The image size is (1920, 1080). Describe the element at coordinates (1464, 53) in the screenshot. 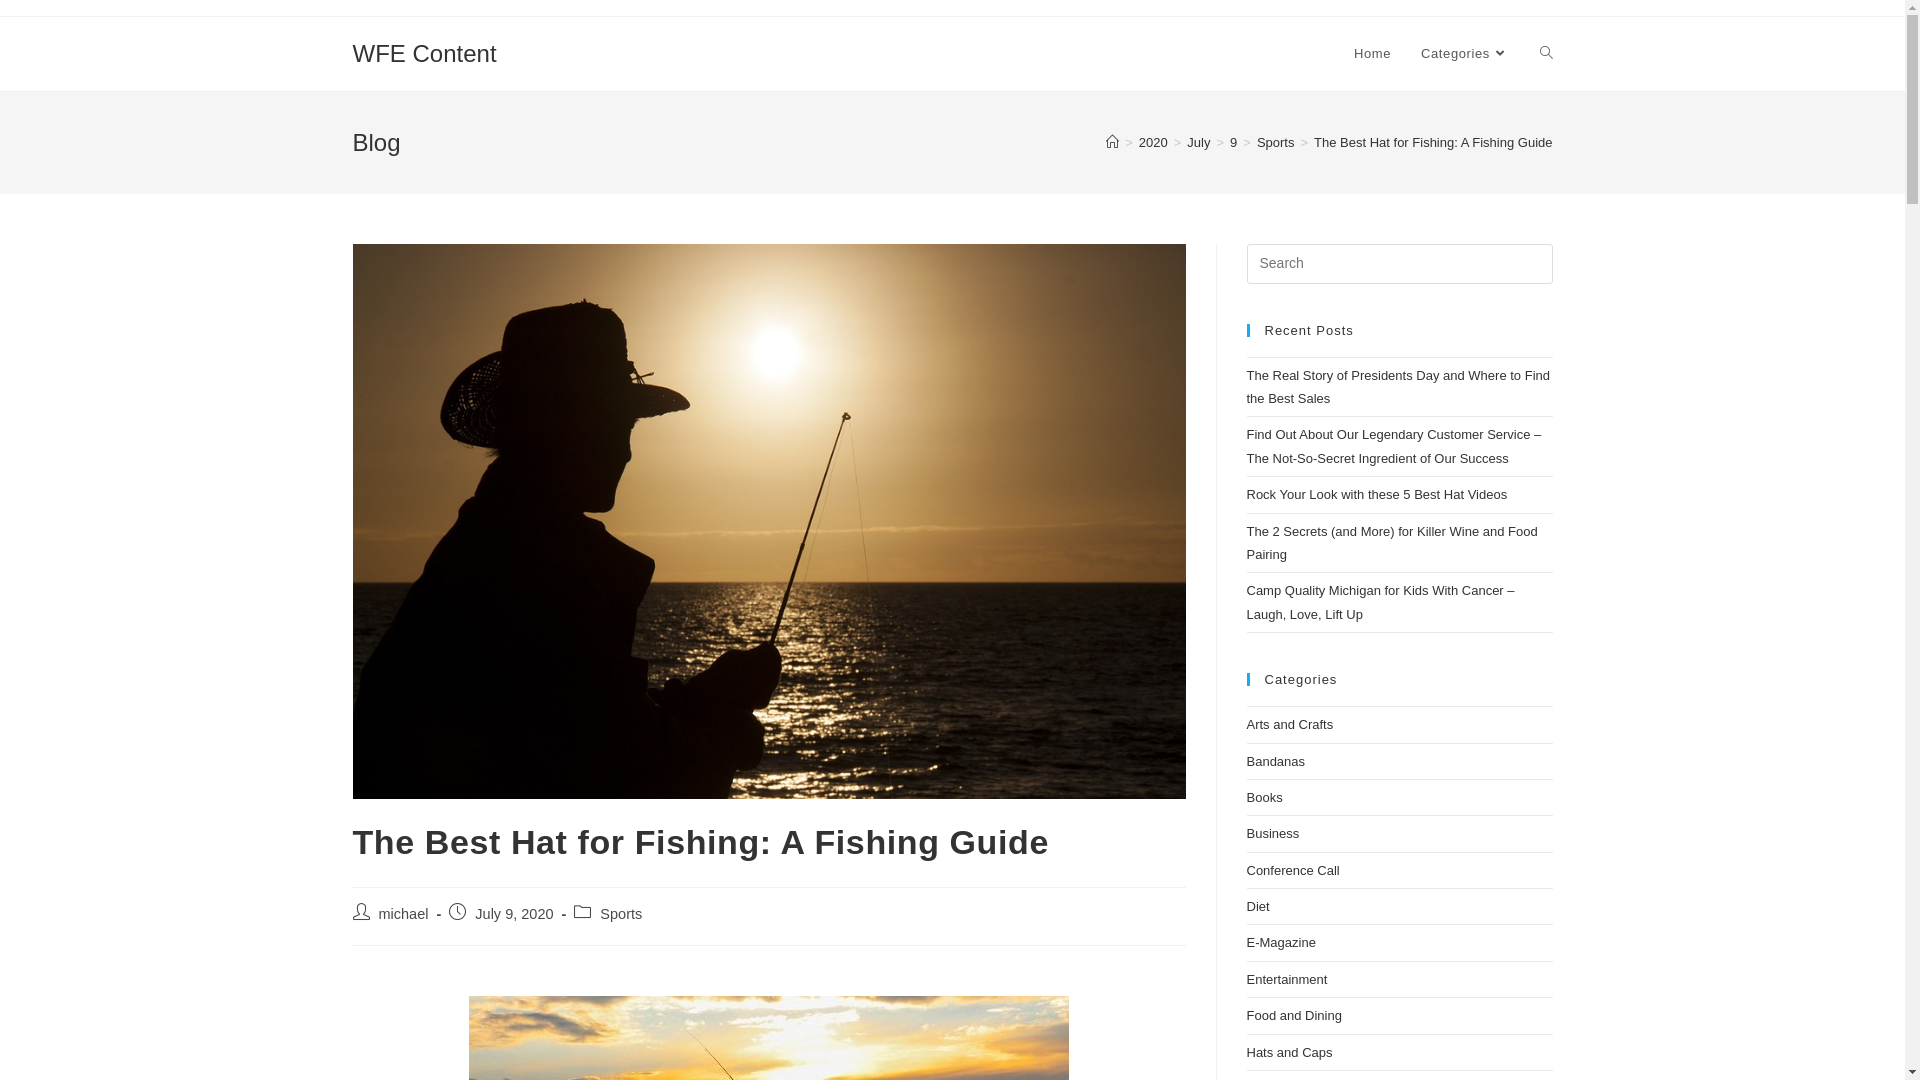

I see `'Categories'` at that location.